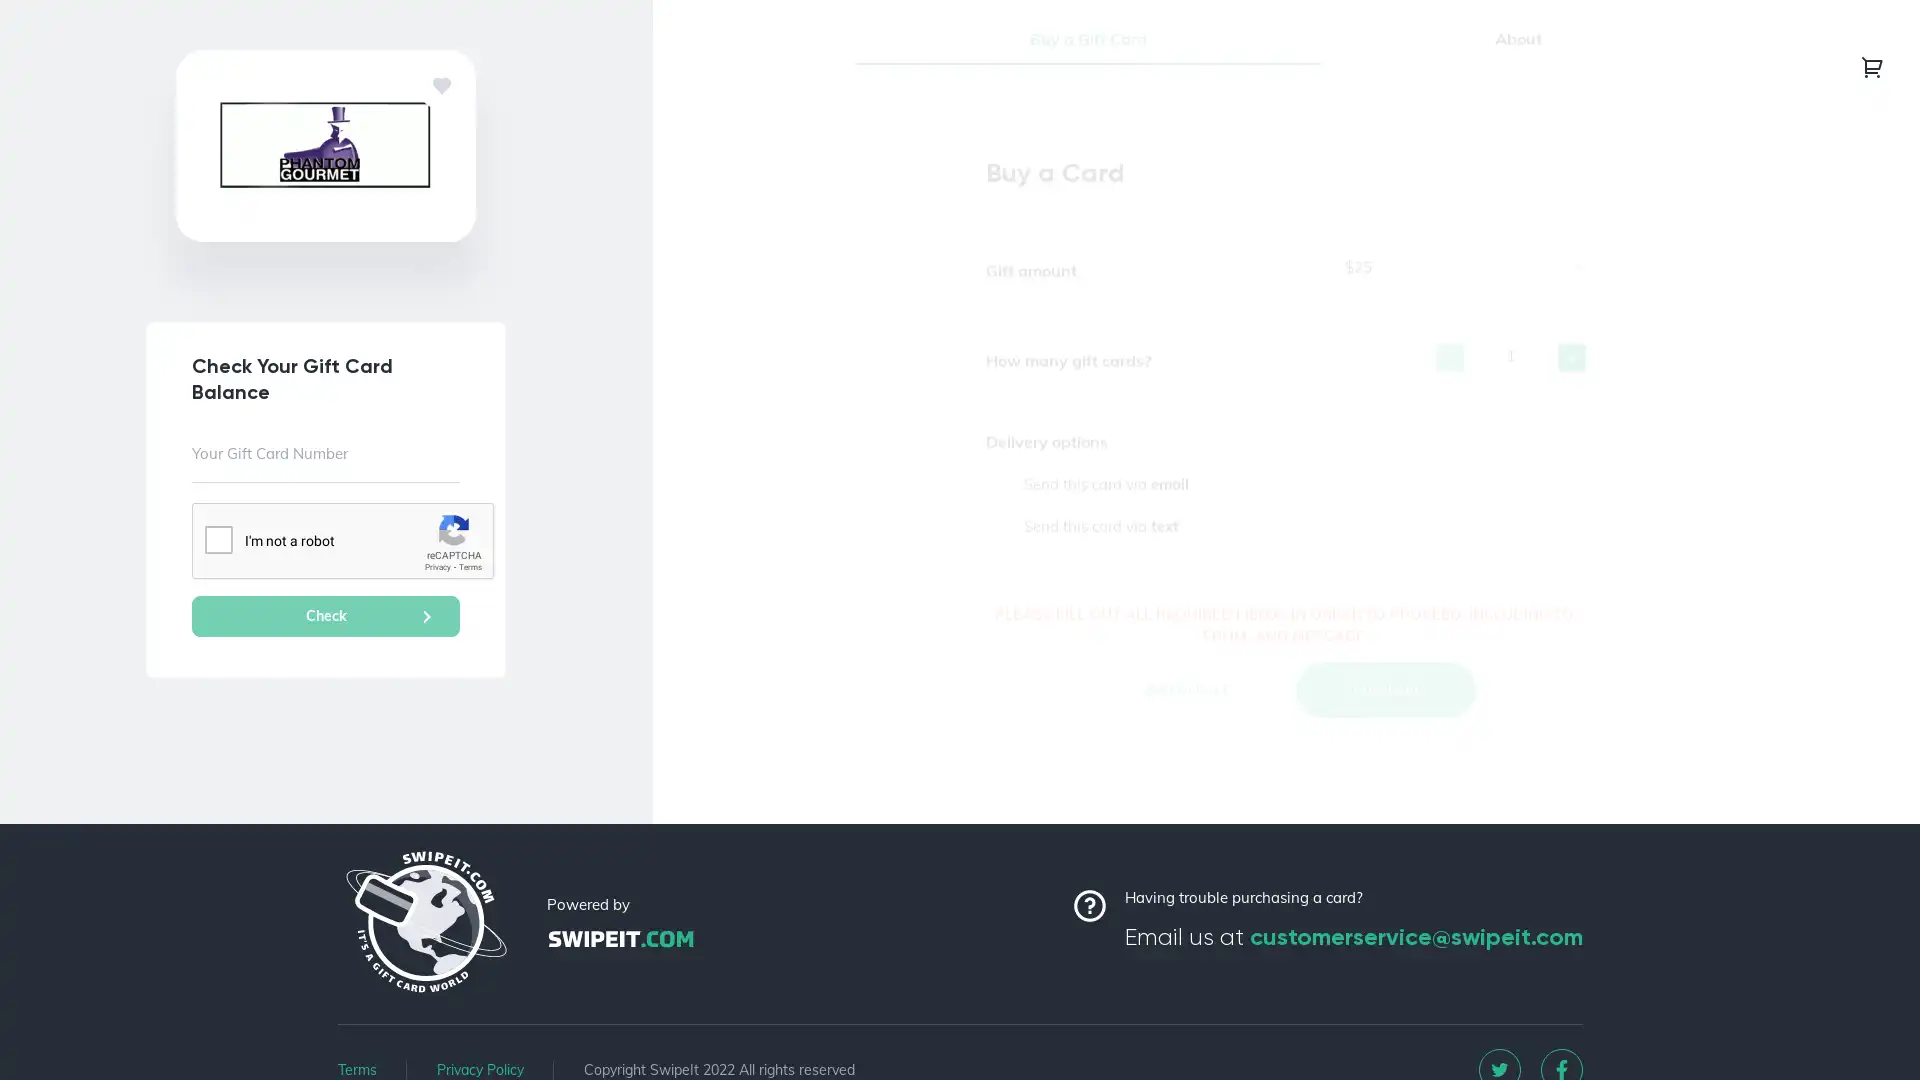 This screenshot has width=1920, height=1080. What do you see at coordinates (1570, 384) in the screenshot?
I see `+` at bounding box center [1570, 384].